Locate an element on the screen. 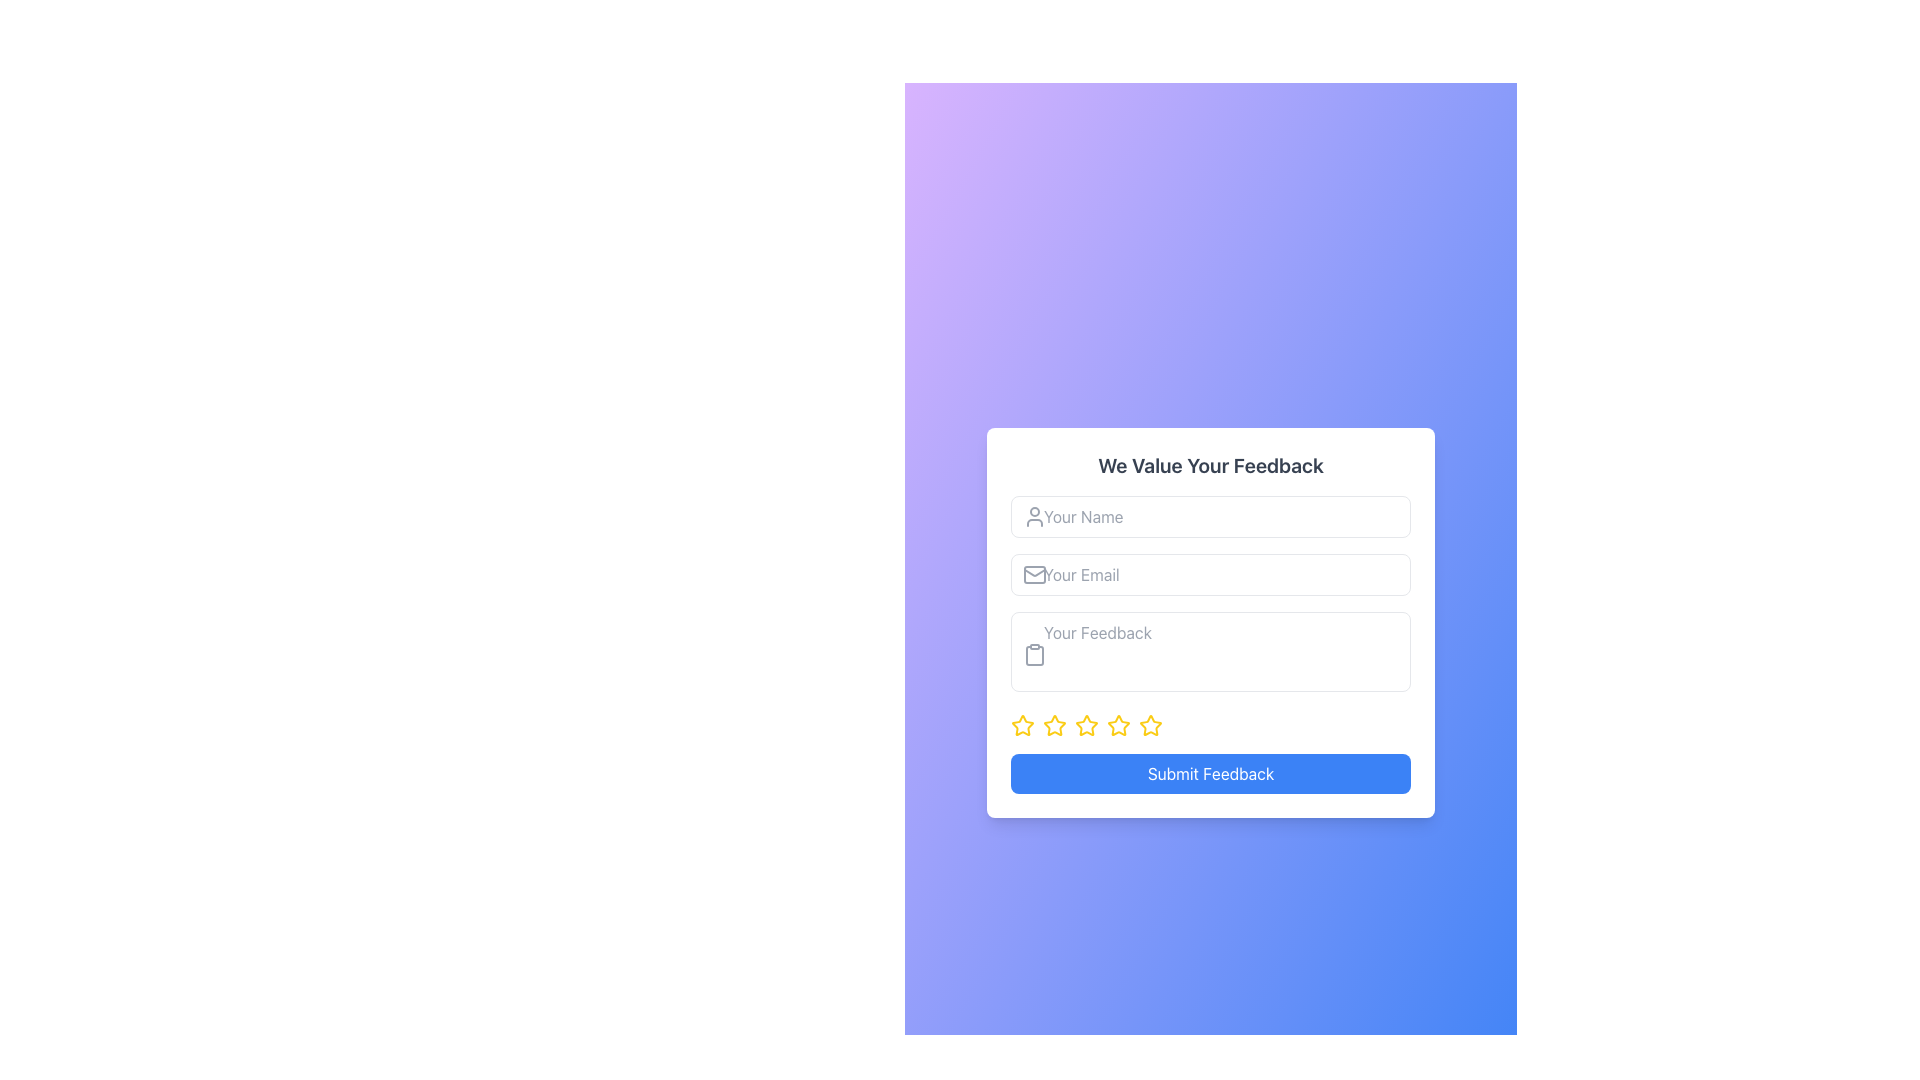  the fourth star icon in the horizontal lineup of rating stars below the feedback form is located at coordinates (1117, 725).